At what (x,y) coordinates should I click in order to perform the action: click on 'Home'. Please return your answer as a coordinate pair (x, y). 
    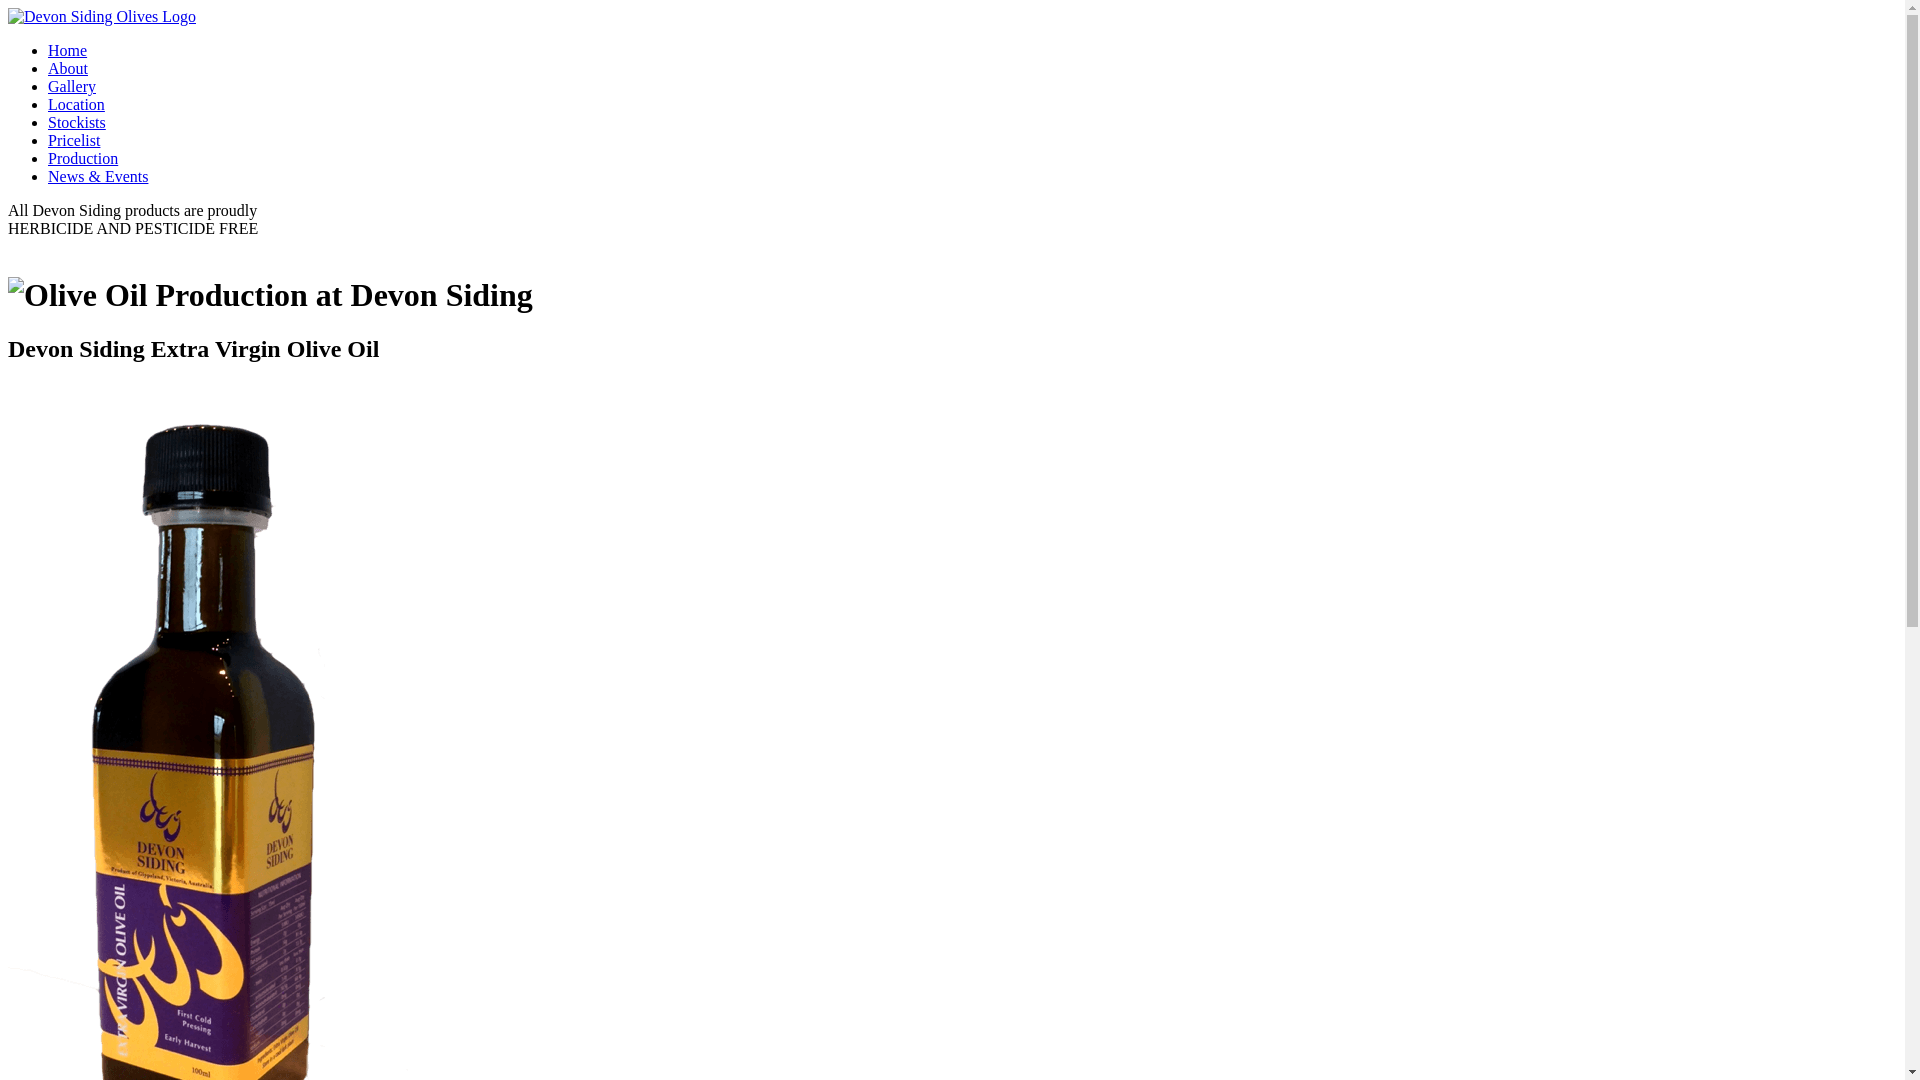
    Looking at the image, I should click on (67, 49).